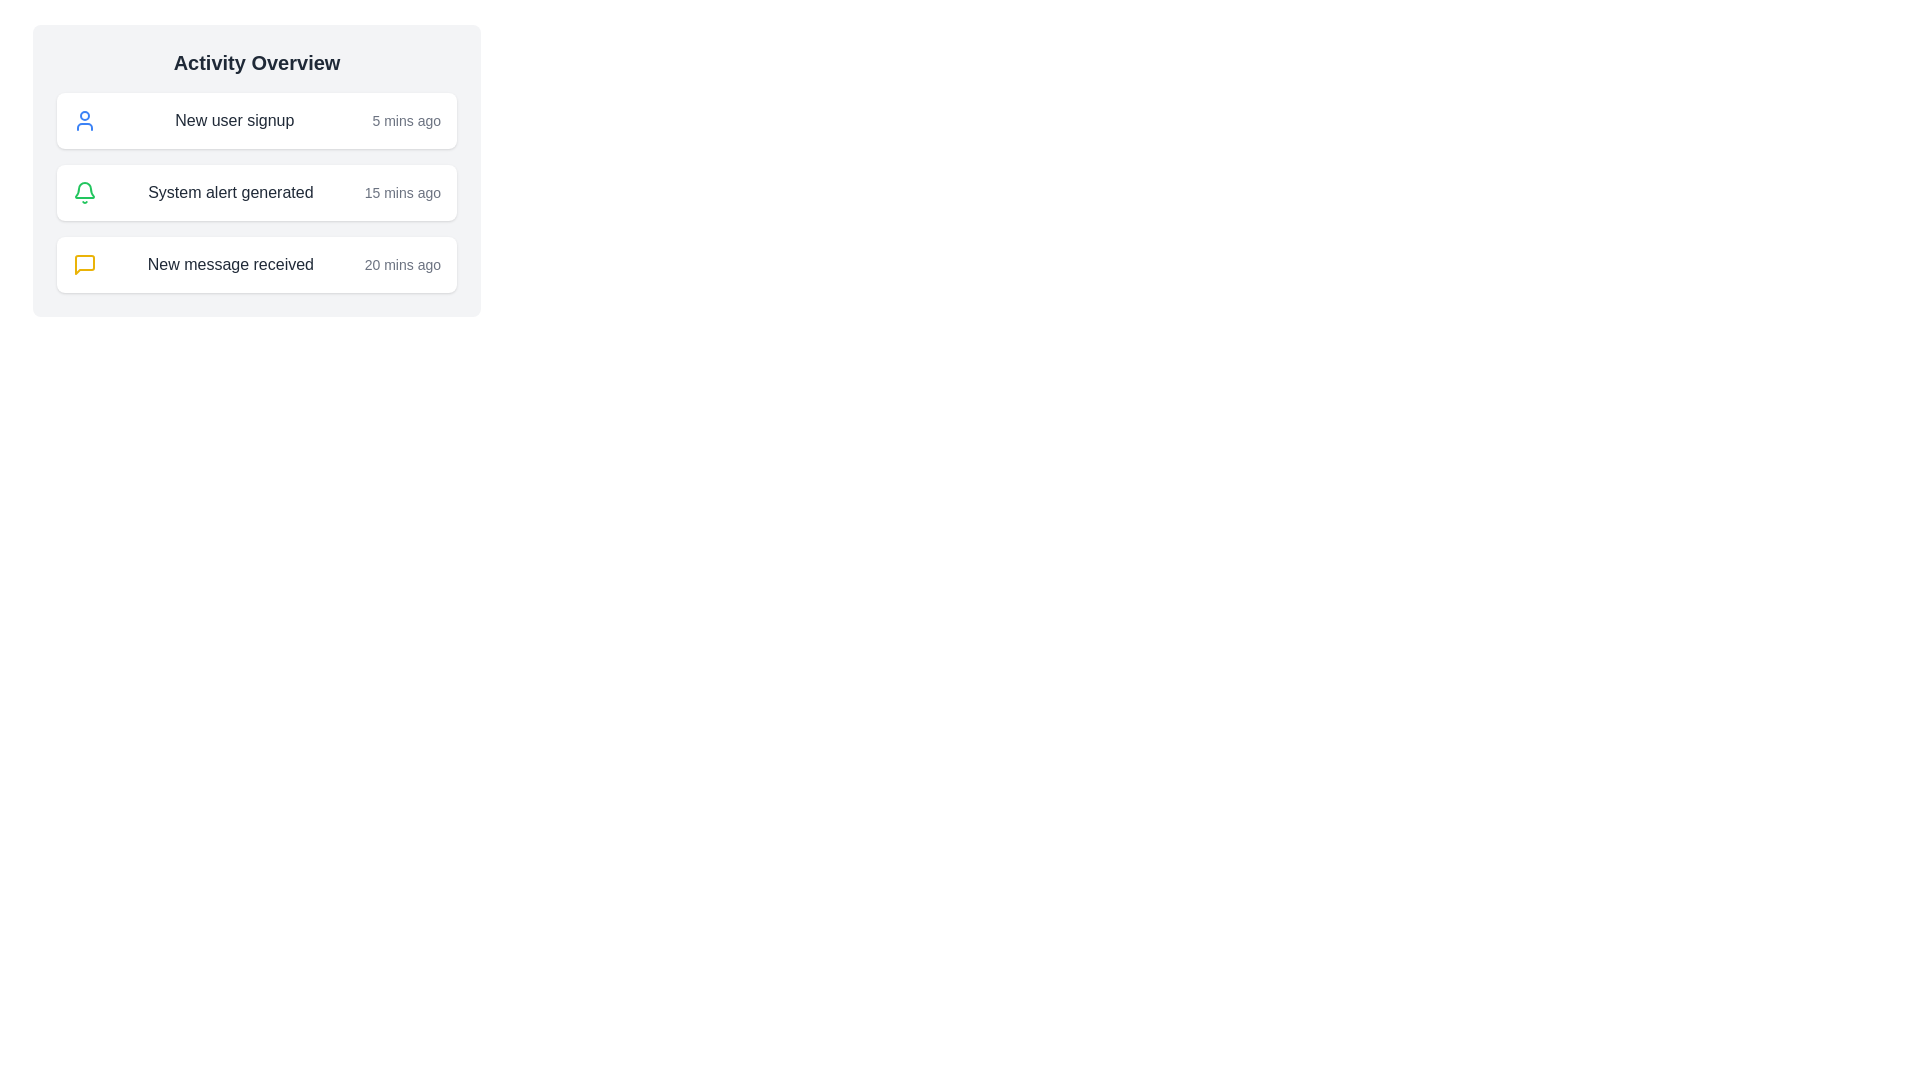 This screenshot has width=1920, height=1080. What do you see at coordinates (230, 192) in the screenshot?
I see `the text label displaying 'System alert generated' which is styled in gray and positioned within an activity card, located to the right of a green notification bell icon and above a timestamp` at bounding box center [230, 192].